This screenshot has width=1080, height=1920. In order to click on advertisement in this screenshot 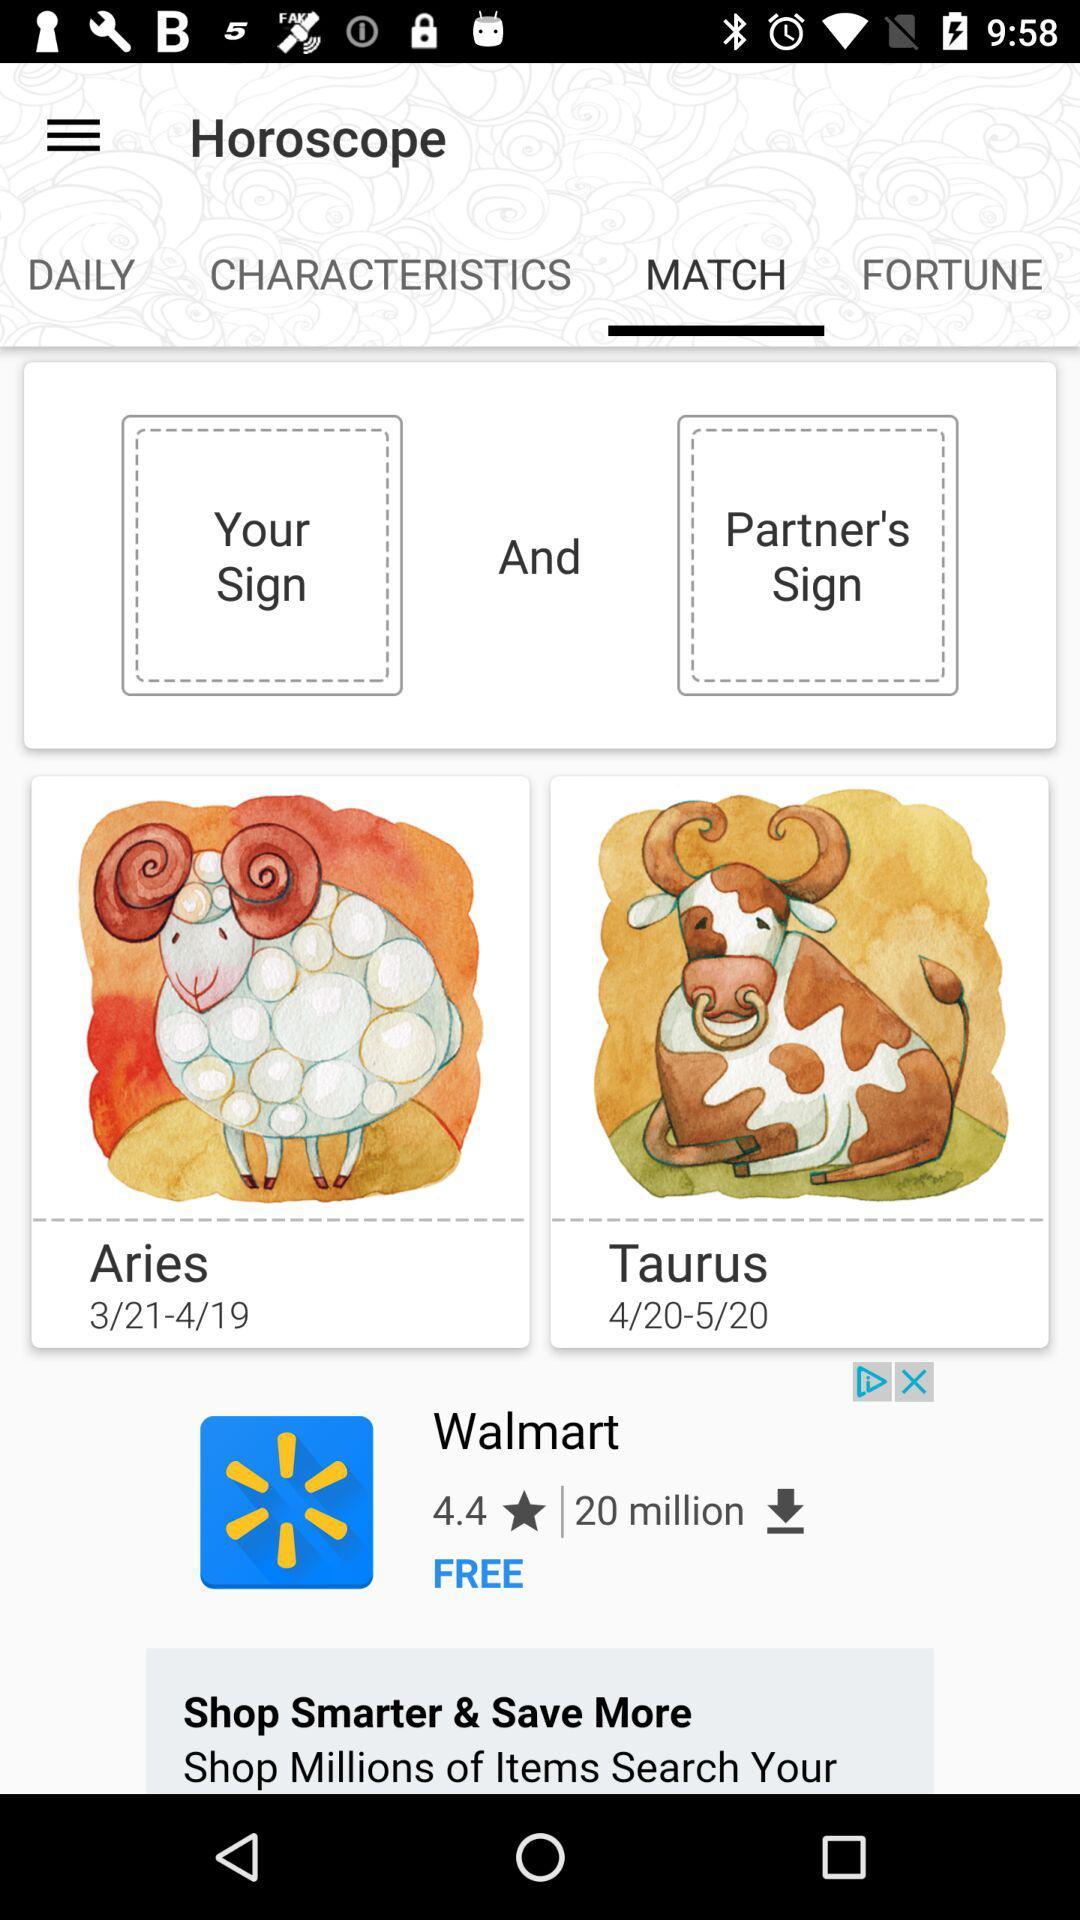, I will do `click(540, 1577)`.